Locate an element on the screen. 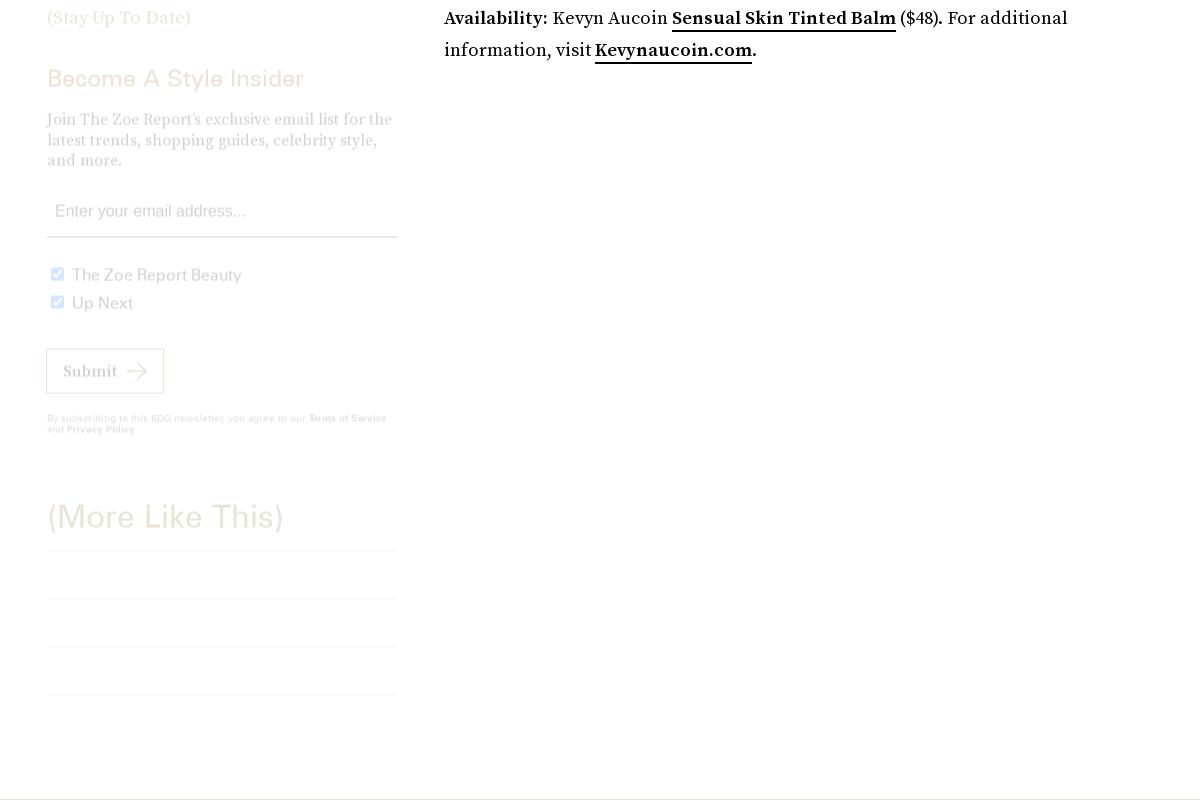 The image size is (1200, 800). '($48). For additional information, visit' is located at coordinates (755, 33).